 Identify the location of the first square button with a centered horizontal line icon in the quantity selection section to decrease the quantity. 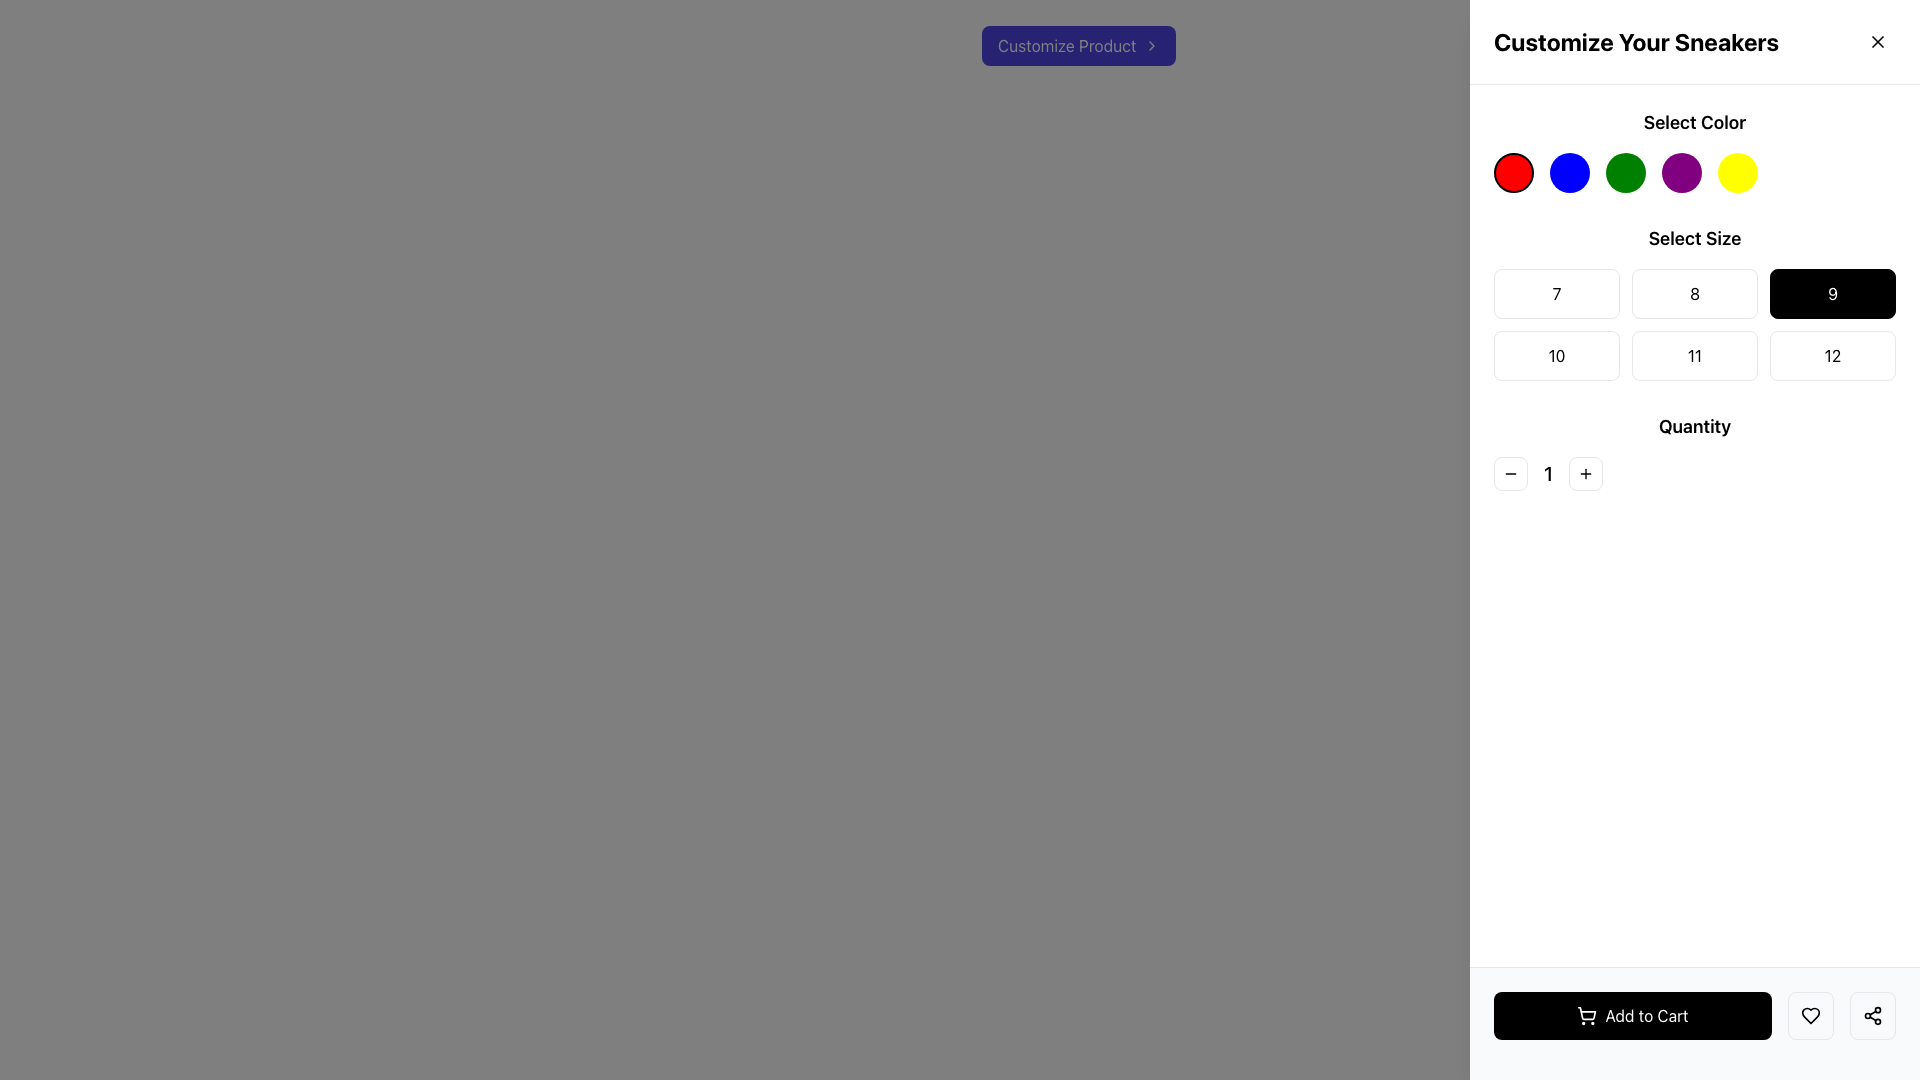
(1511, 474).